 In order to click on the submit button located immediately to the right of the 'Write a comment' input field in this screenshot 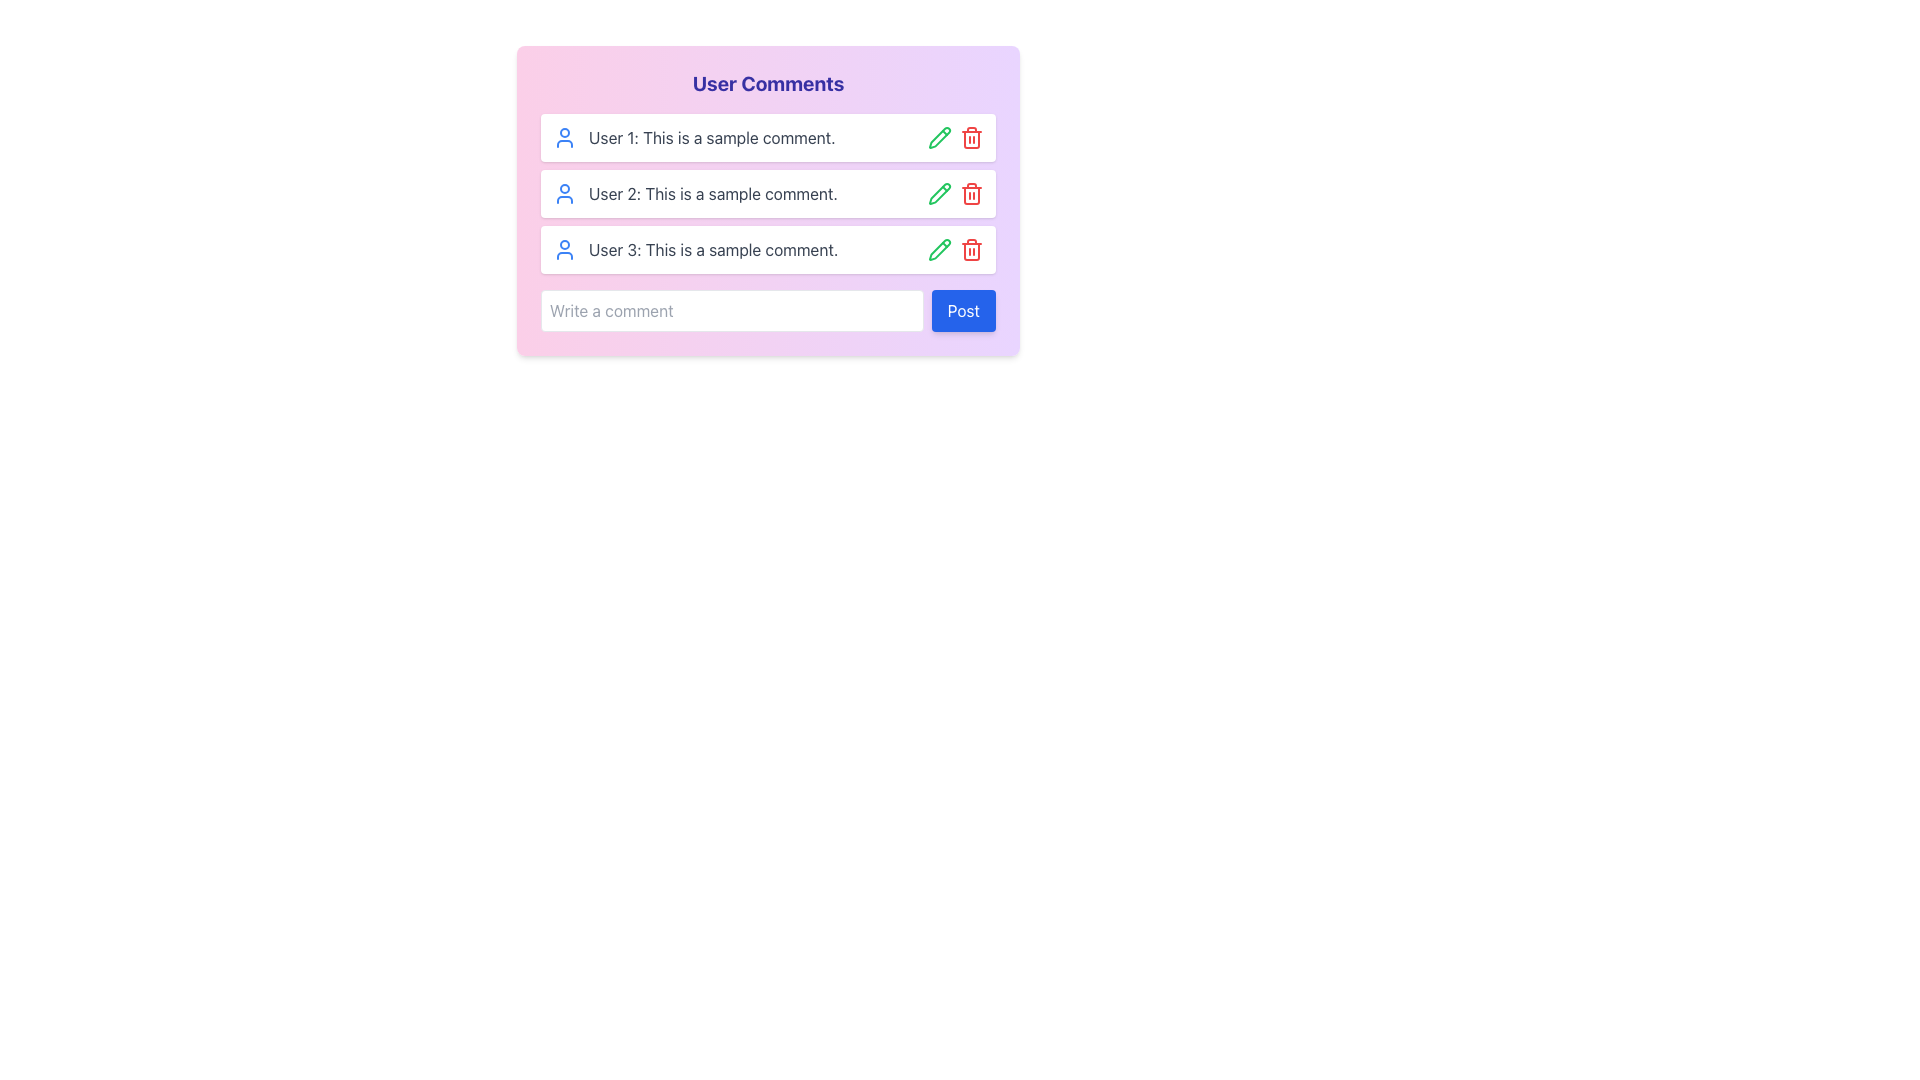, I will do `click(963, 311)`.